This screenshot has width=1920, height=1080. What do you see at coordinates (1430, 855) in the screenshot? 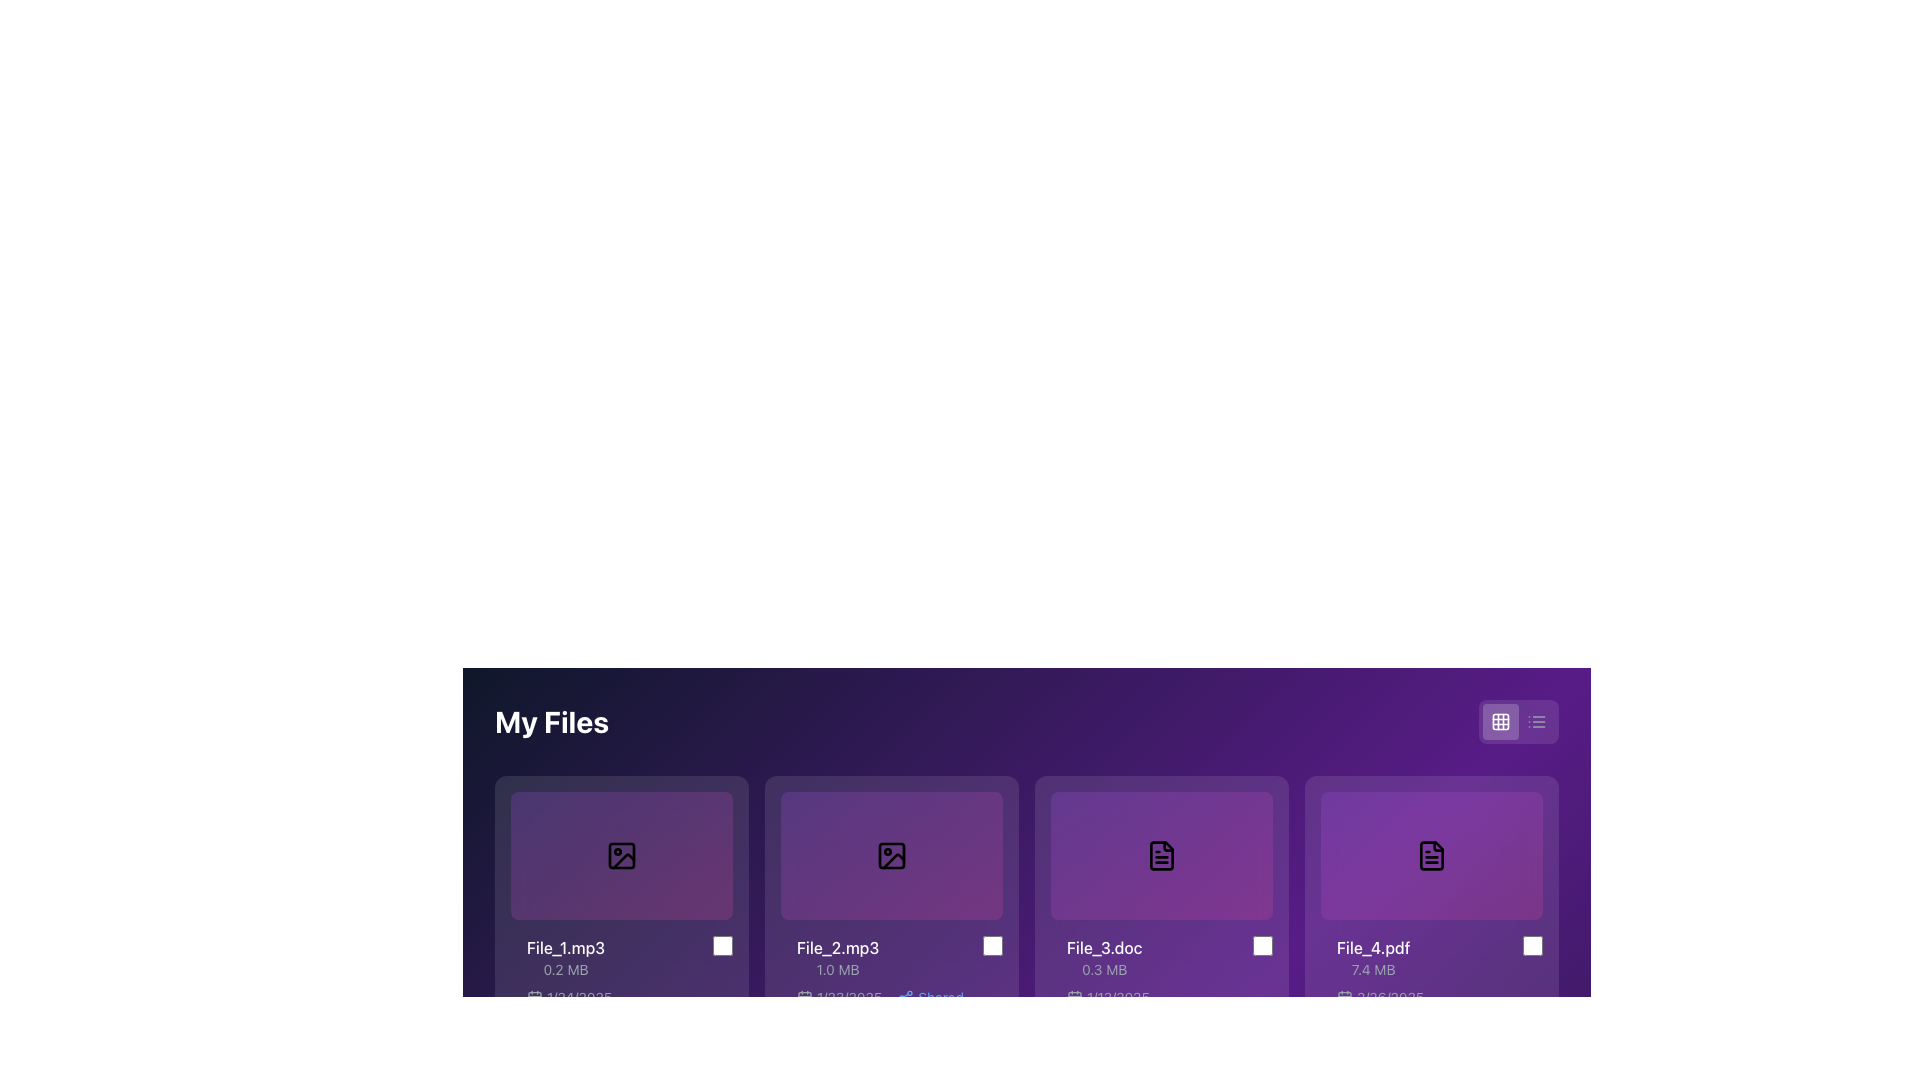
I see `the document icon representing 'File_4.pdf'` at bounding box center [1430, 855].